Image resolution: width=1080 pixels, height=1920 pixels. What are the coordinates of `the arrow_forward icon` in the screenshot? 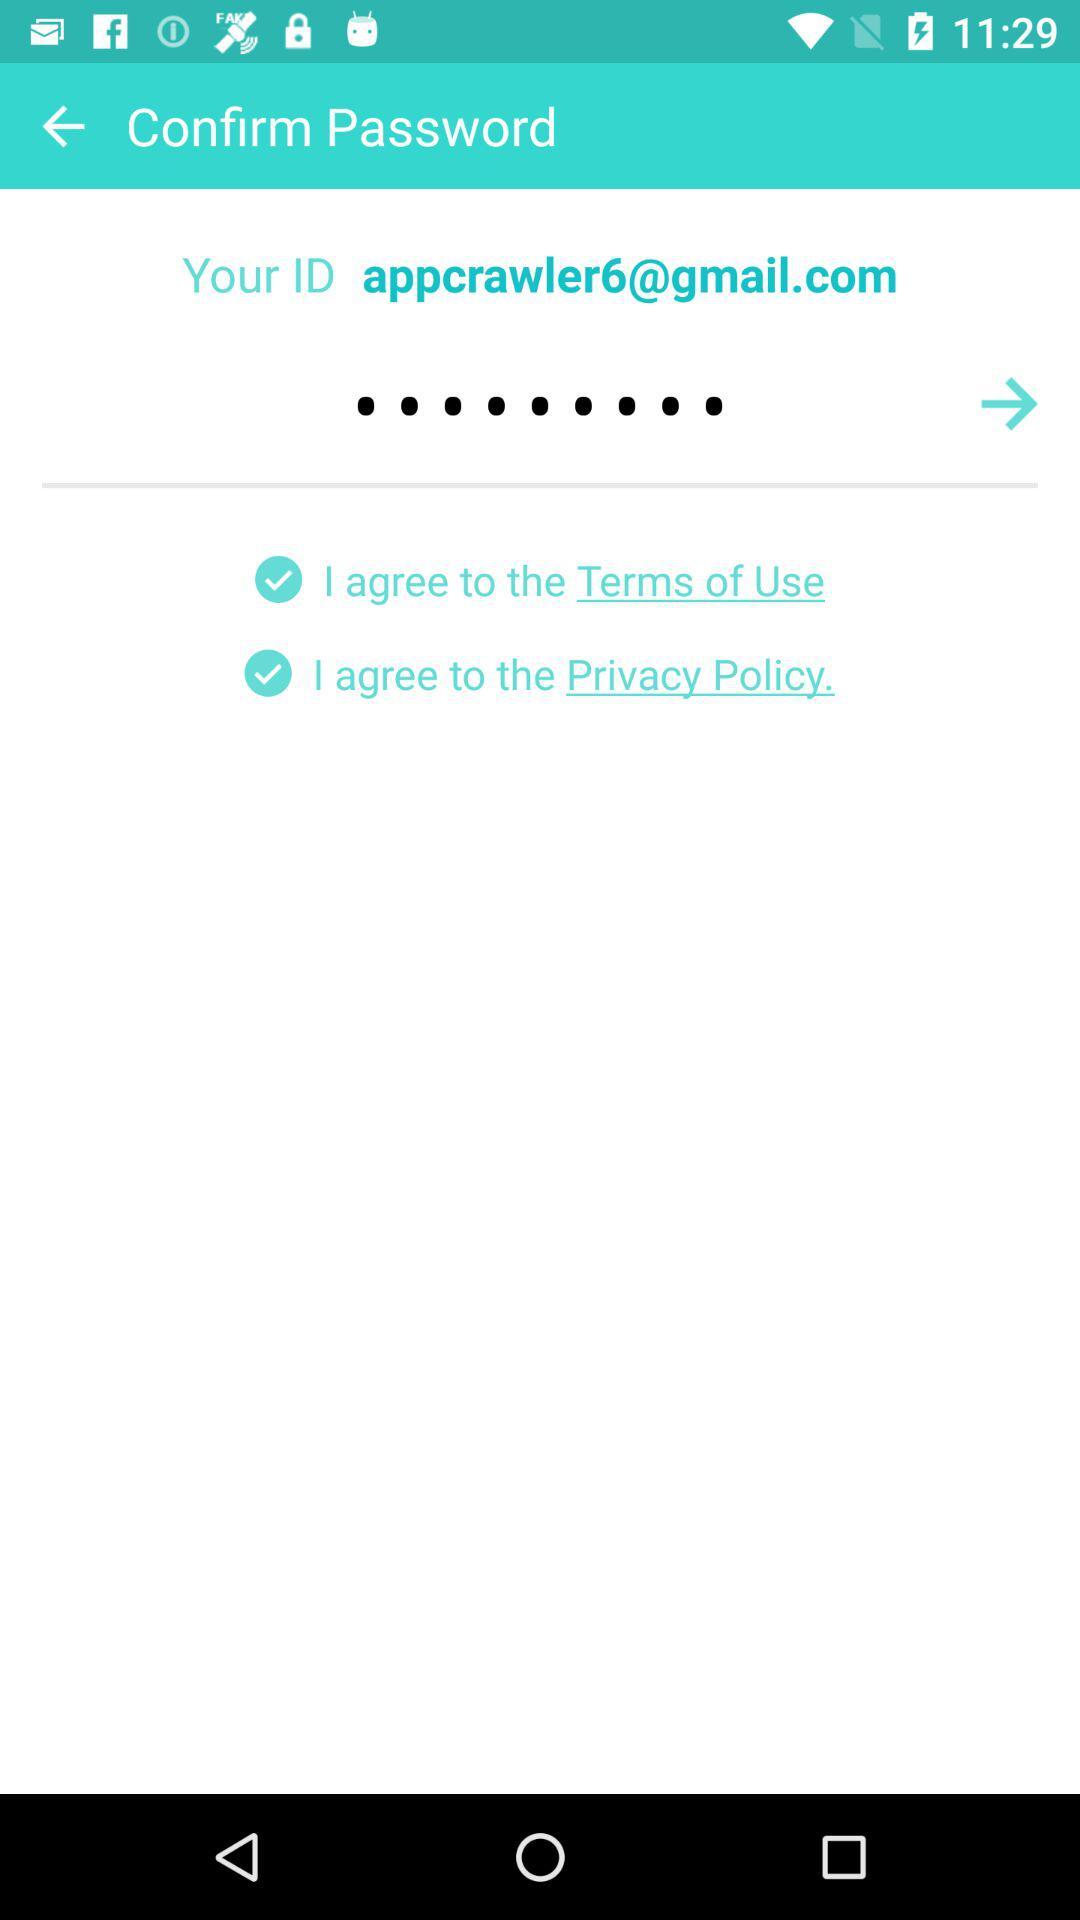 It's located at (1009, 402).